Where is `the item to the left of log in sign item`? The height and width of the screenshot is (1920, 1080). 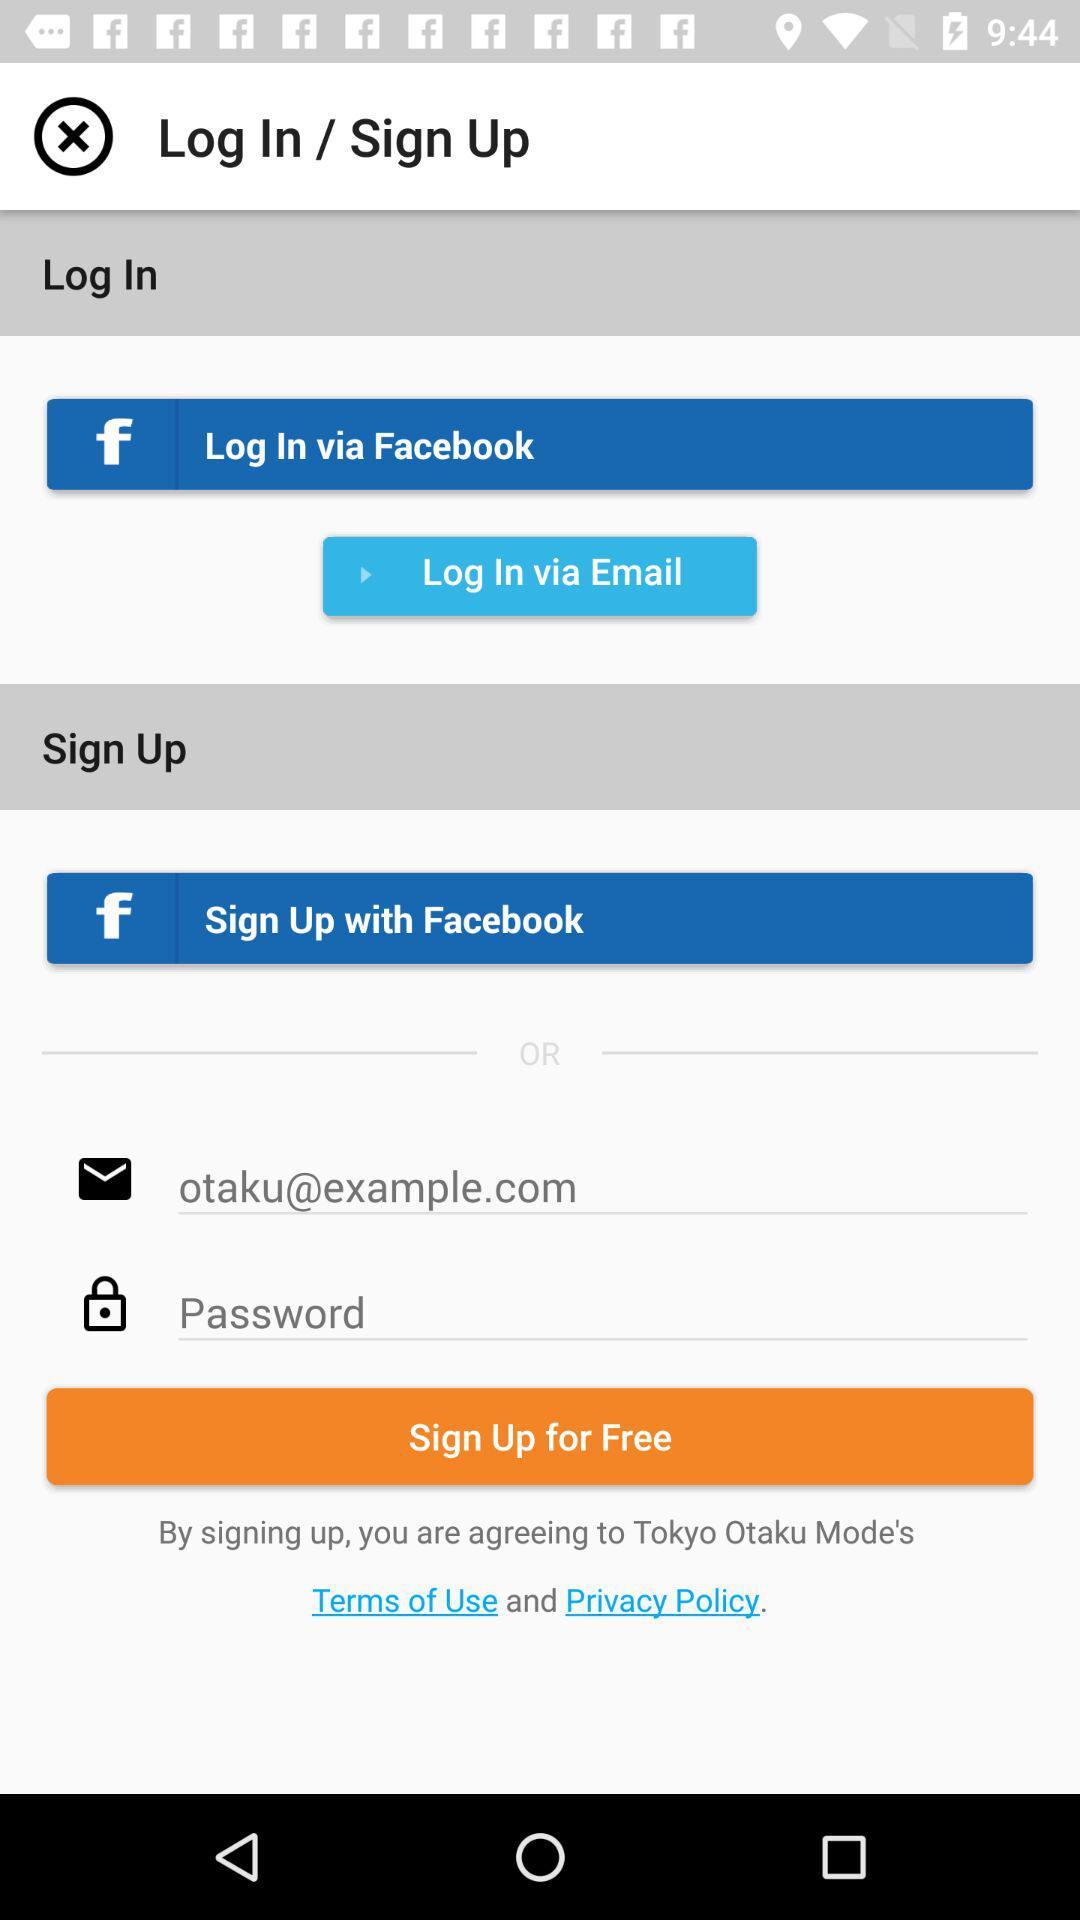
the item to the left of log in sign item is located at coordinates (72, 135).